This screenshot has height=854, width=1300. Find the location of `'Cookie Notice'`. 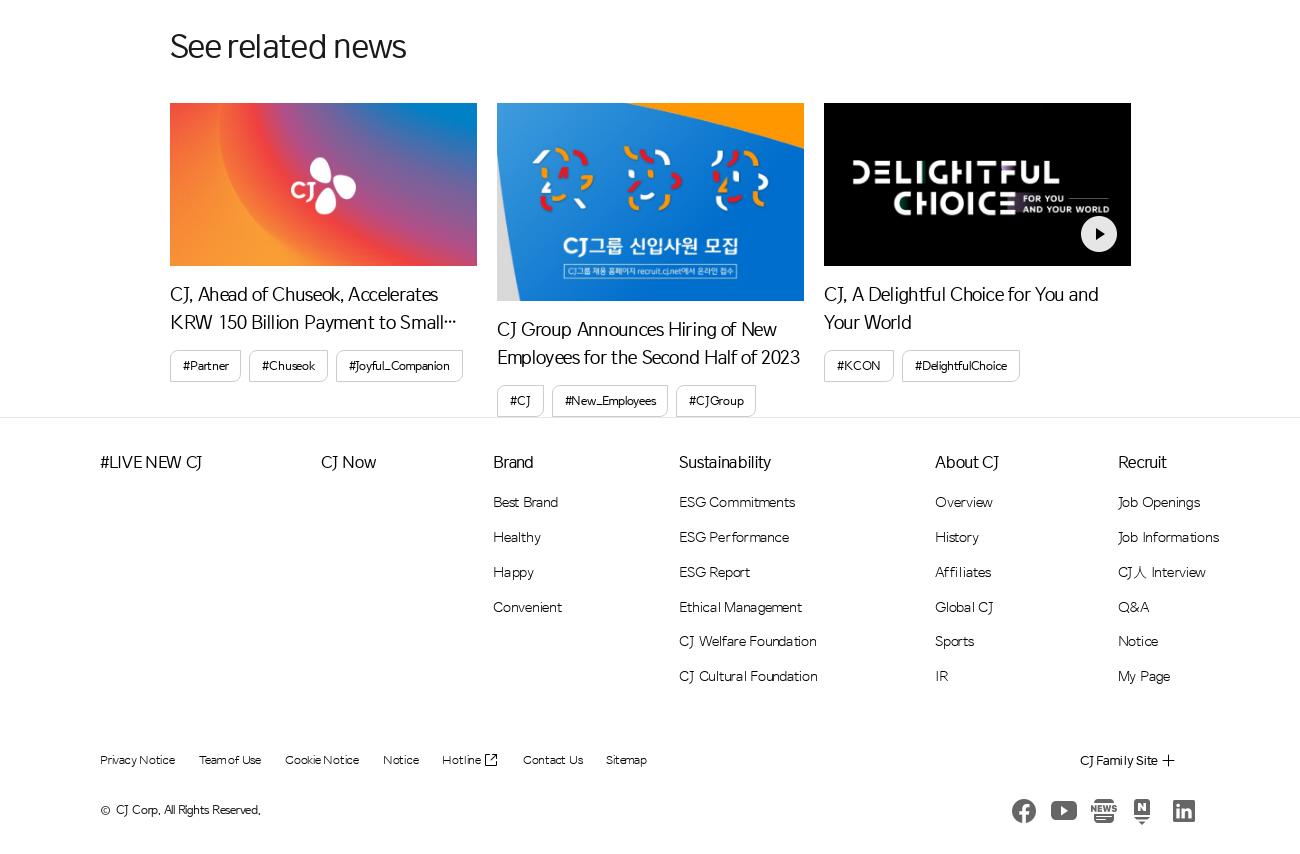

'Cookie Notice' is located at coordinates (321, 758).